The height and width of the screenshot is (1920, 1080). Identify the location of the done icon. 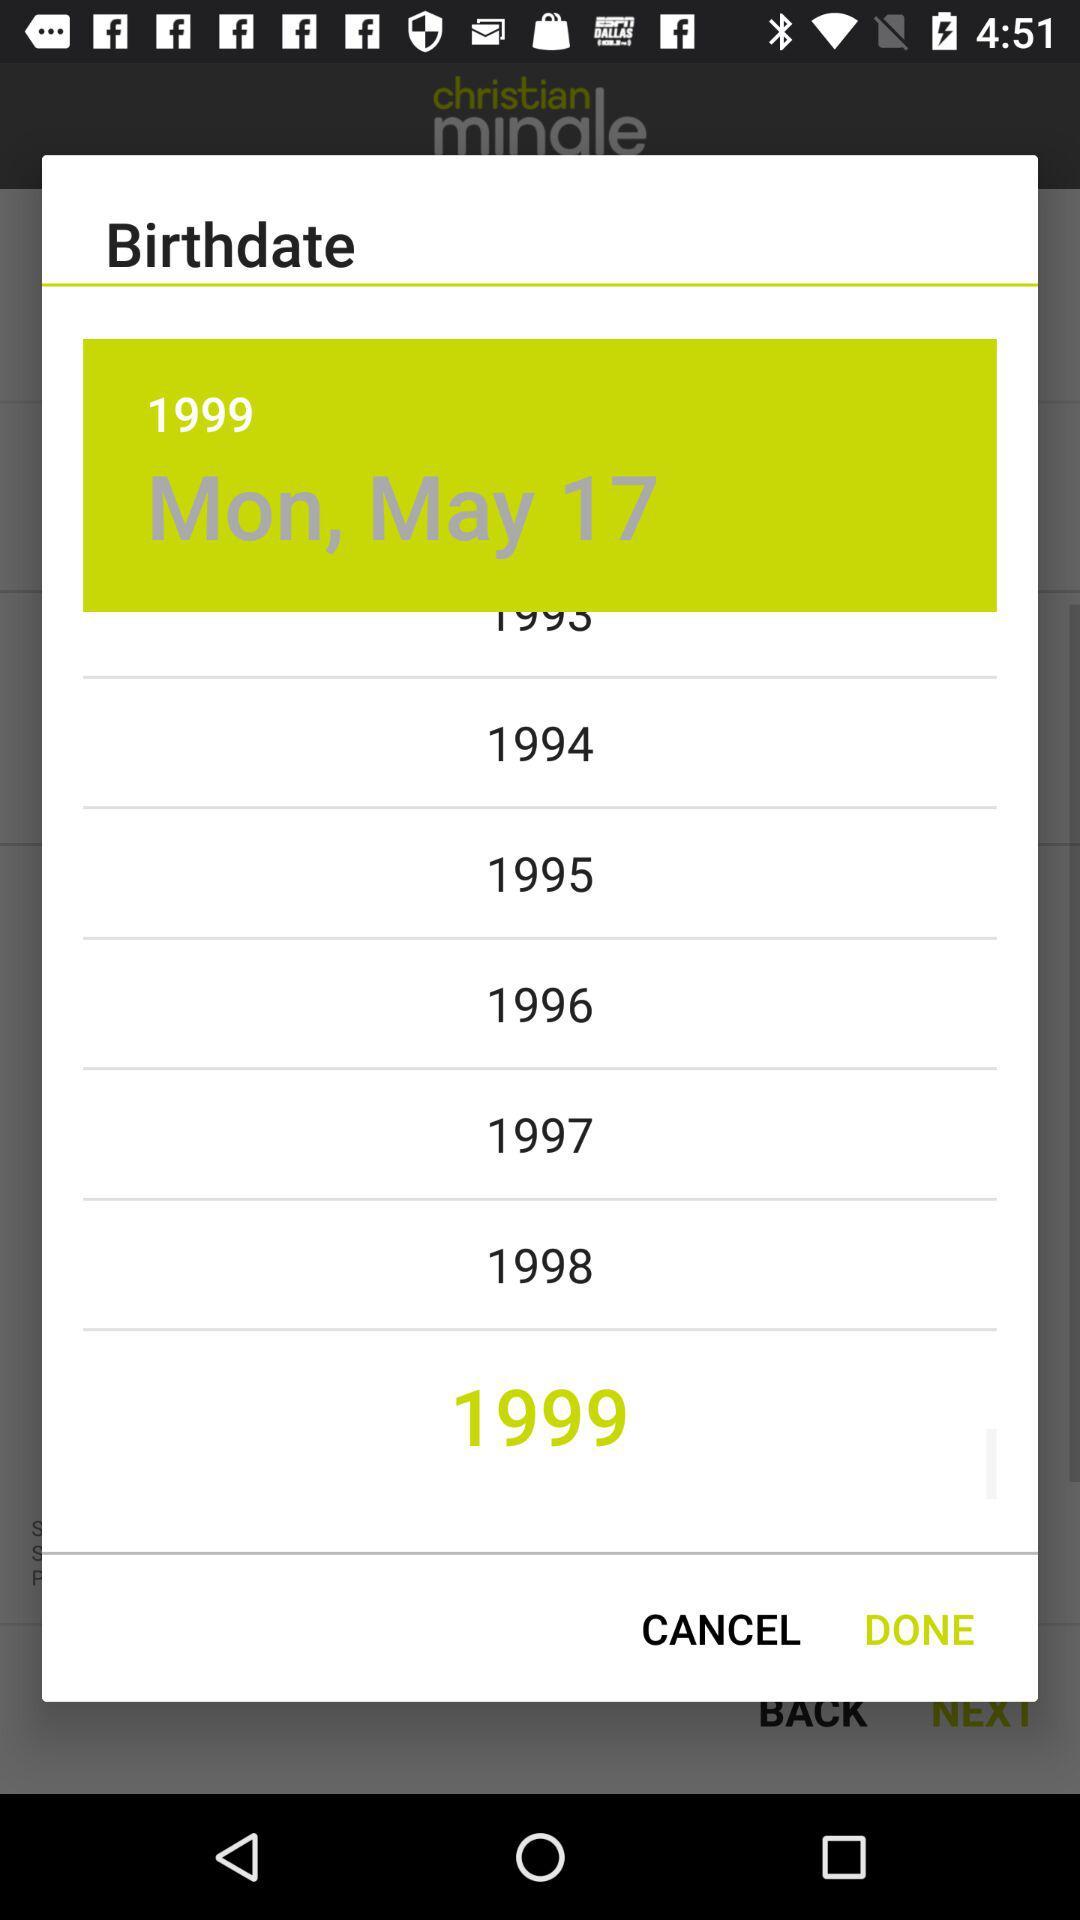
(919, 1628).